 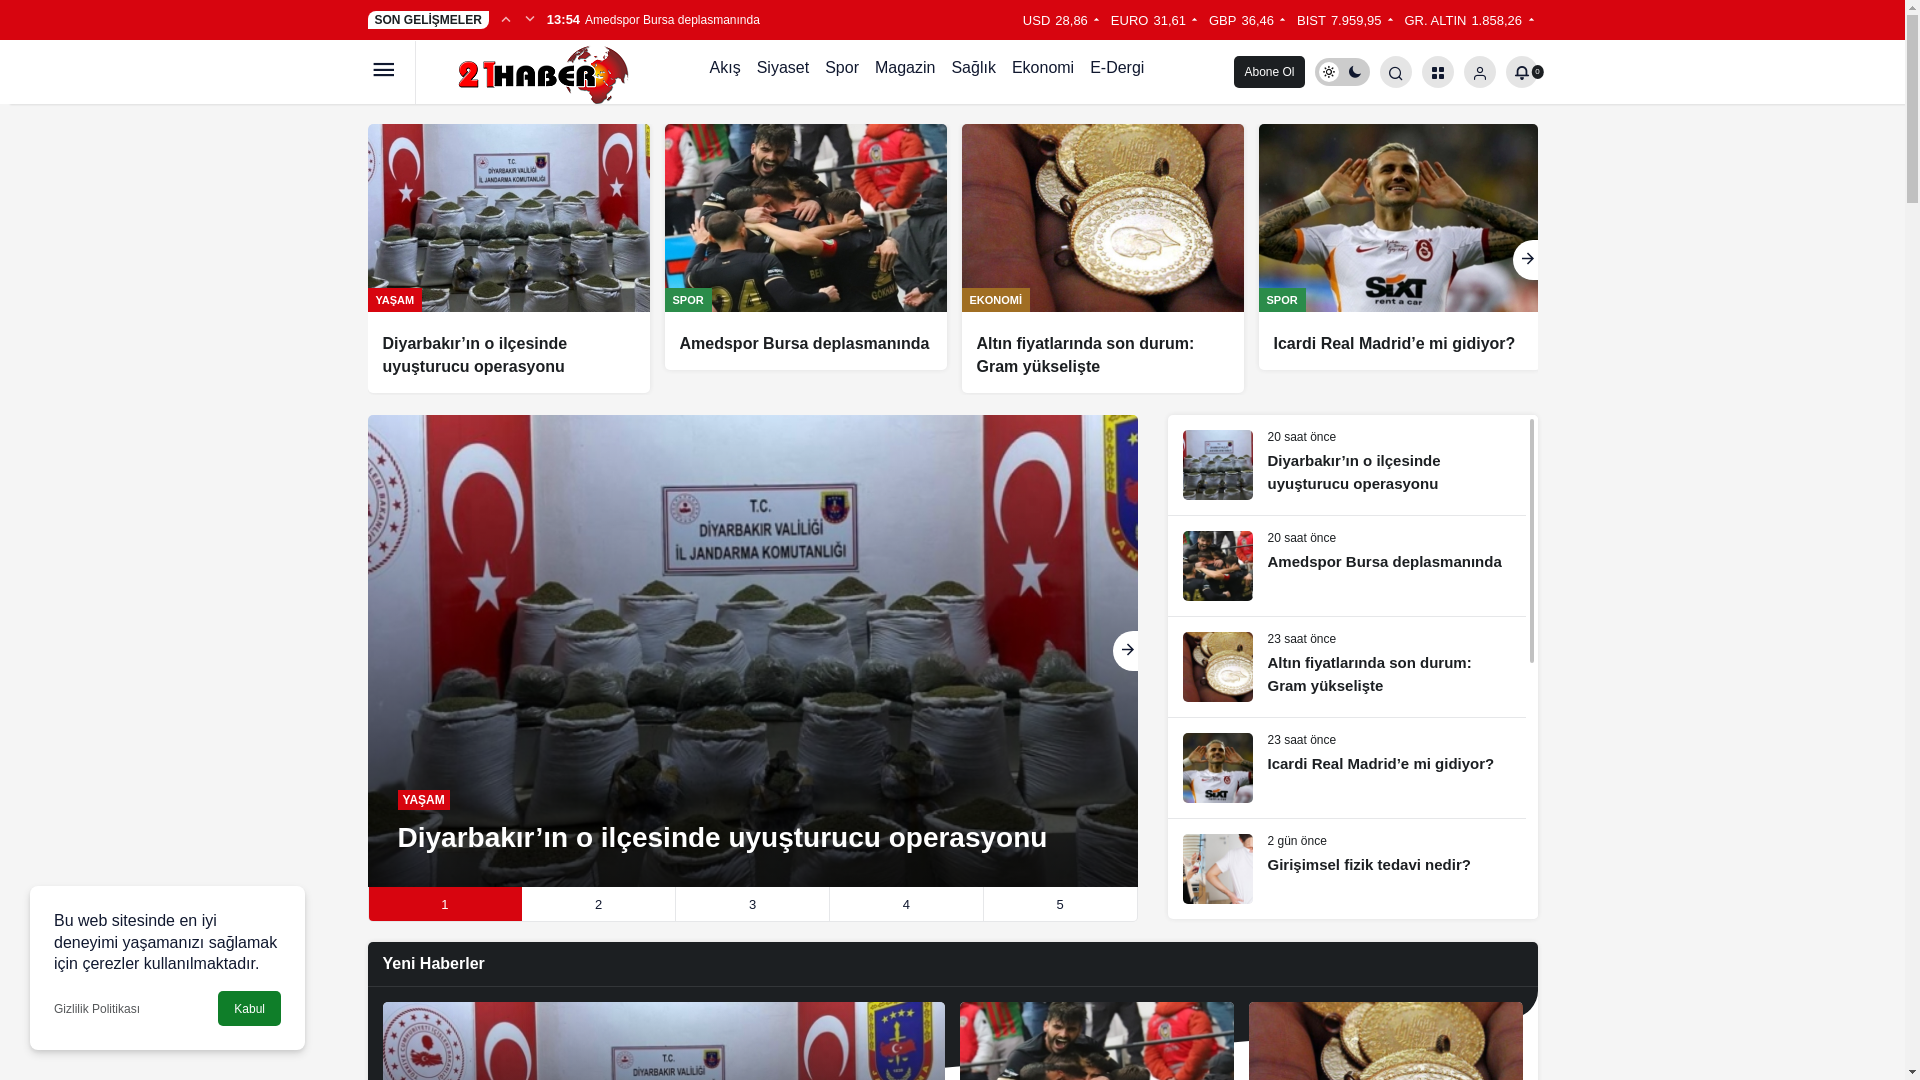 I want to click on 'Ekonomi', so click(x=1041, y=71).